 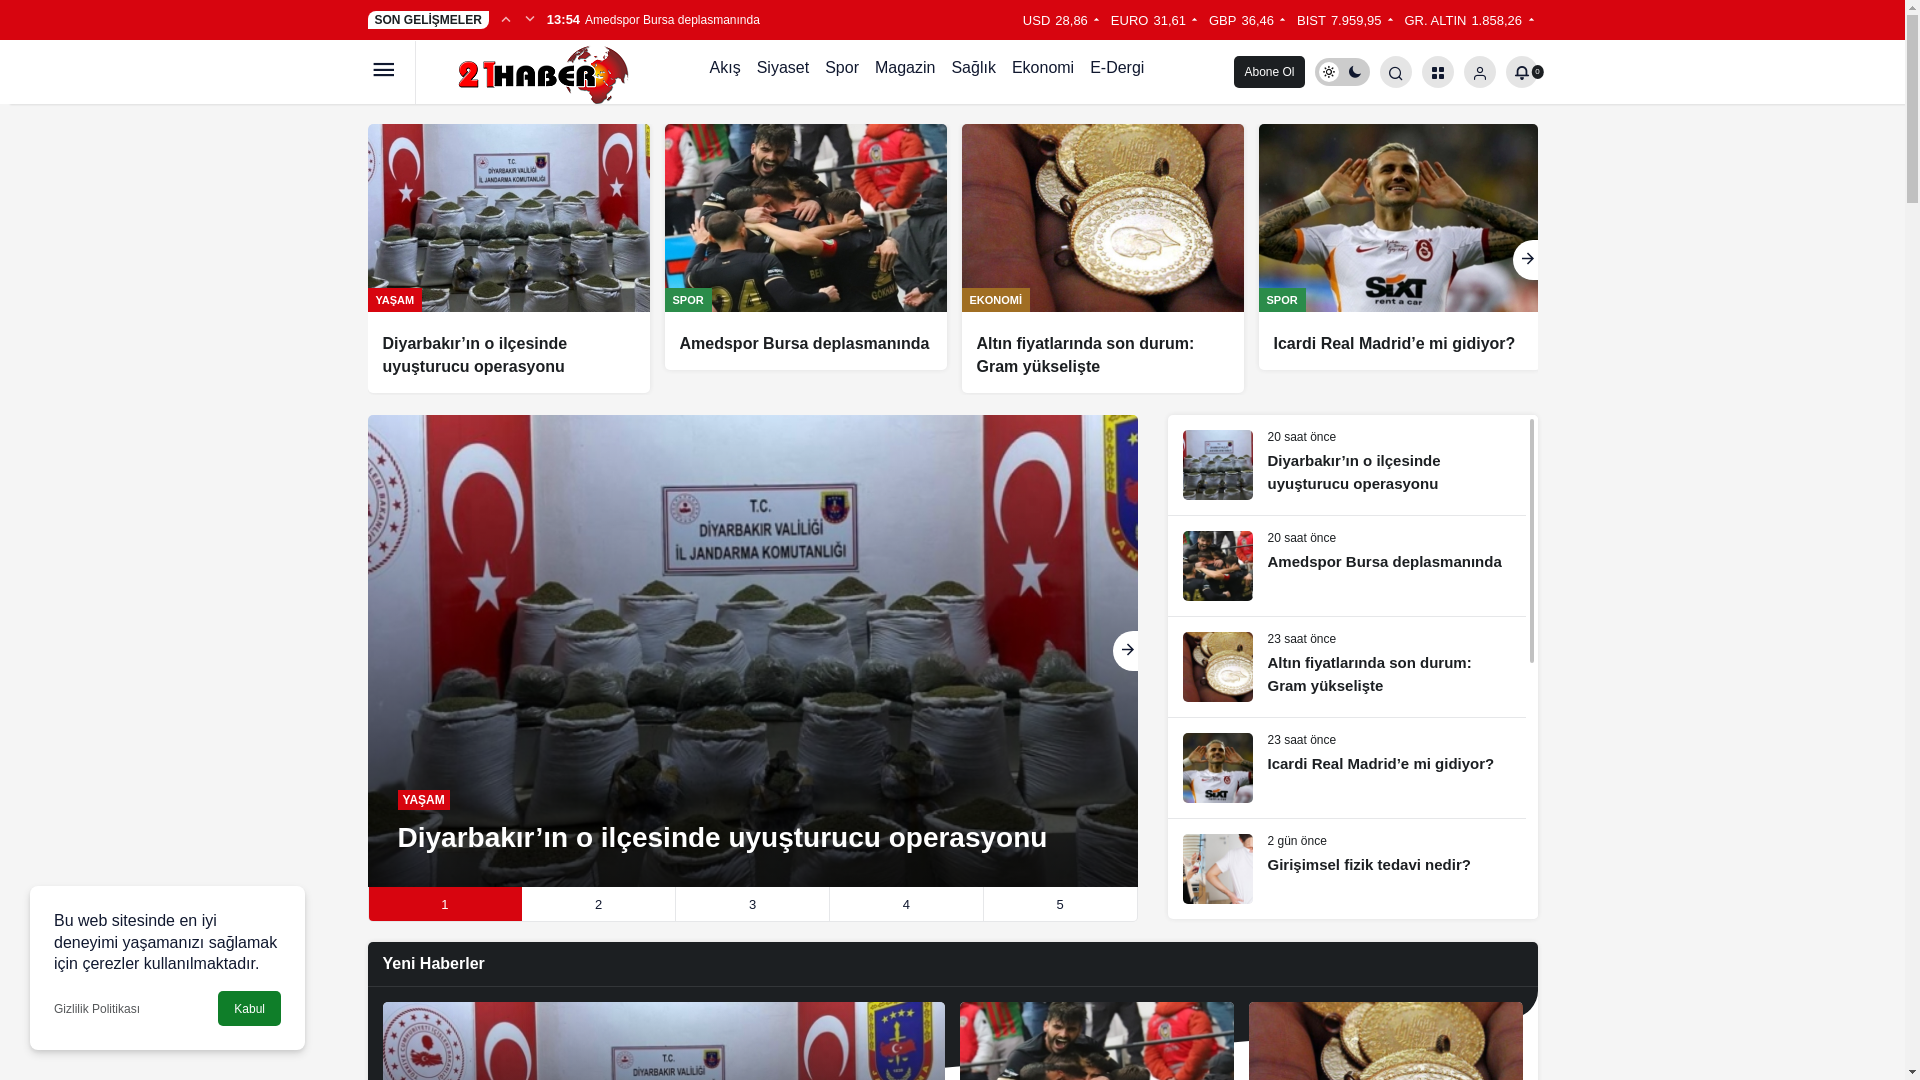 I want to click on 'Ekonomi', so click(x=1041, y=71).